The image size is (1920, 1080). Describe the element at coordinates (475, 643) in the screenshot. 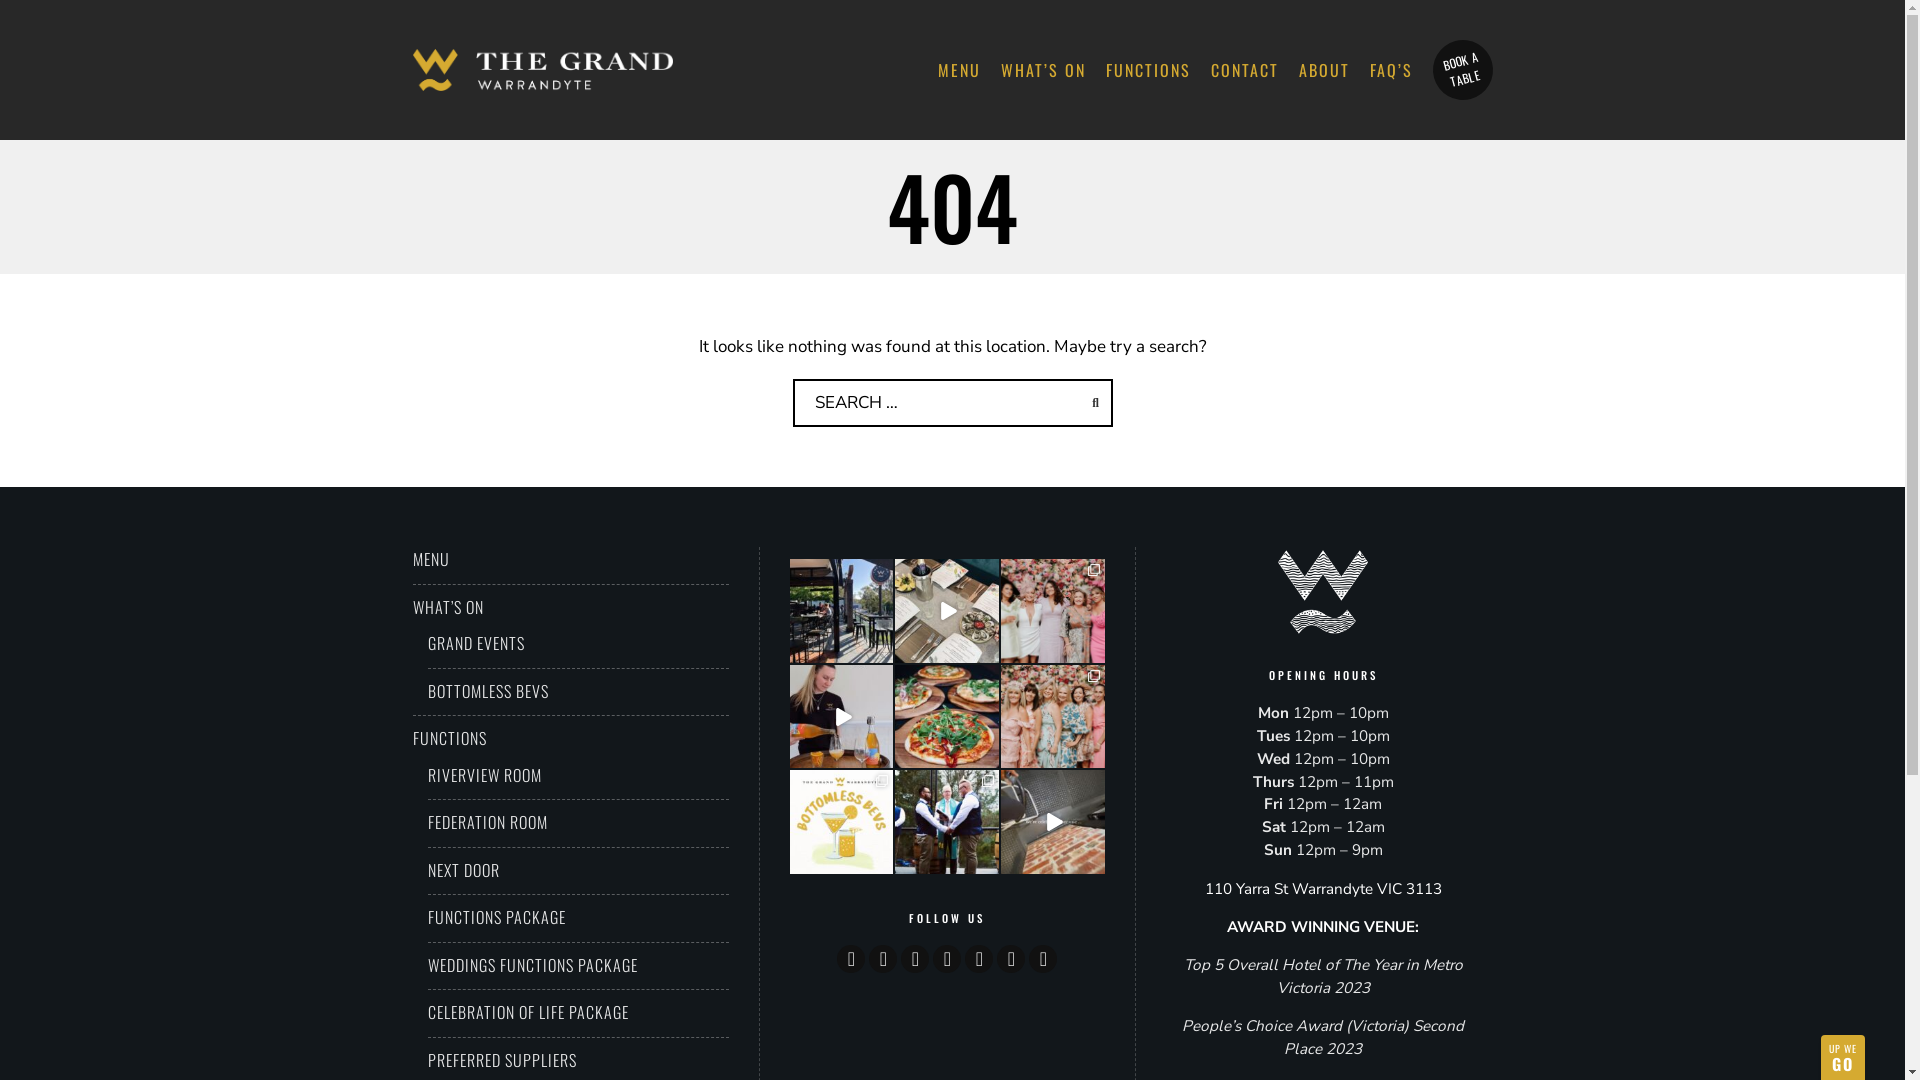

I see `'GRAND EVENTS'` at that location.